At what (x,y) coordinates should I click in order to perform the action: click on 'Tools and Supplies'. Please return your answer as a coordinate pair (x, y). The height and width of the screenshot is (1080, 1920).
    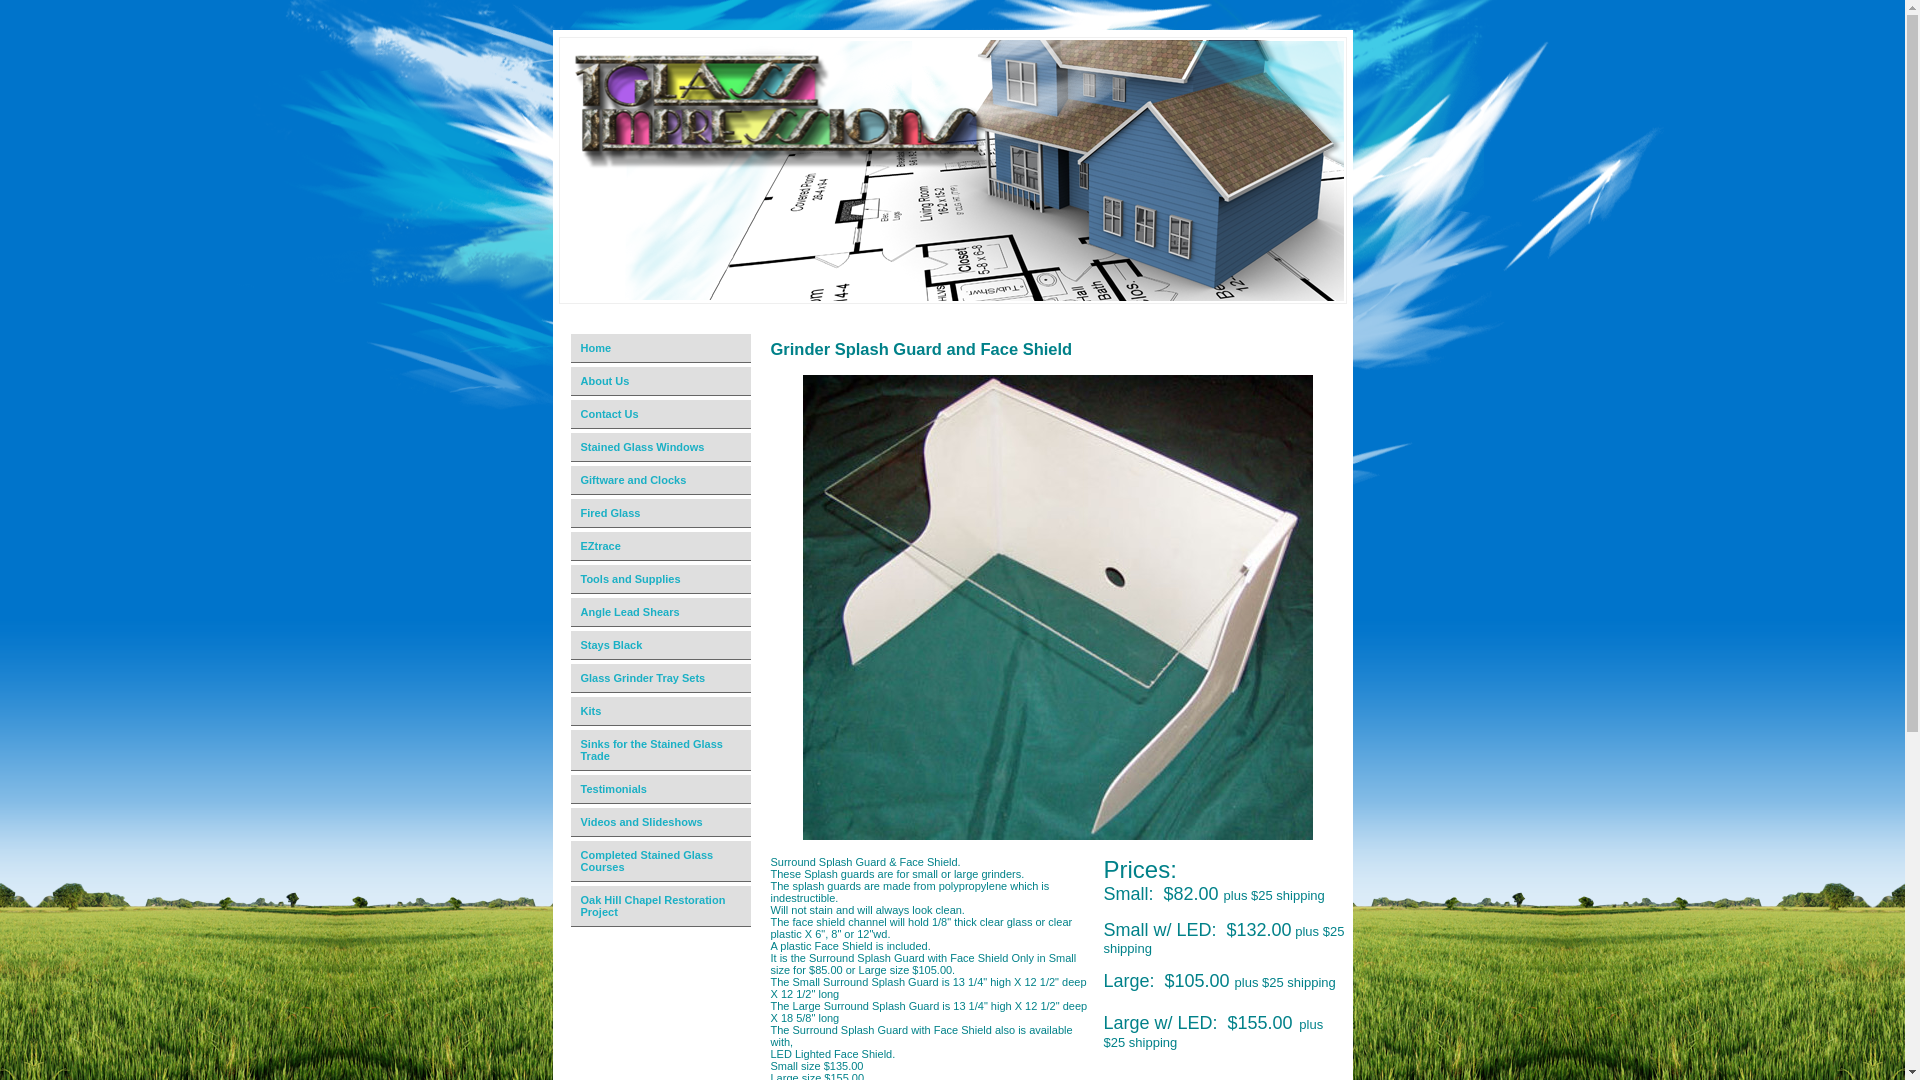
    Looking at the image, I should click on (662, 579).